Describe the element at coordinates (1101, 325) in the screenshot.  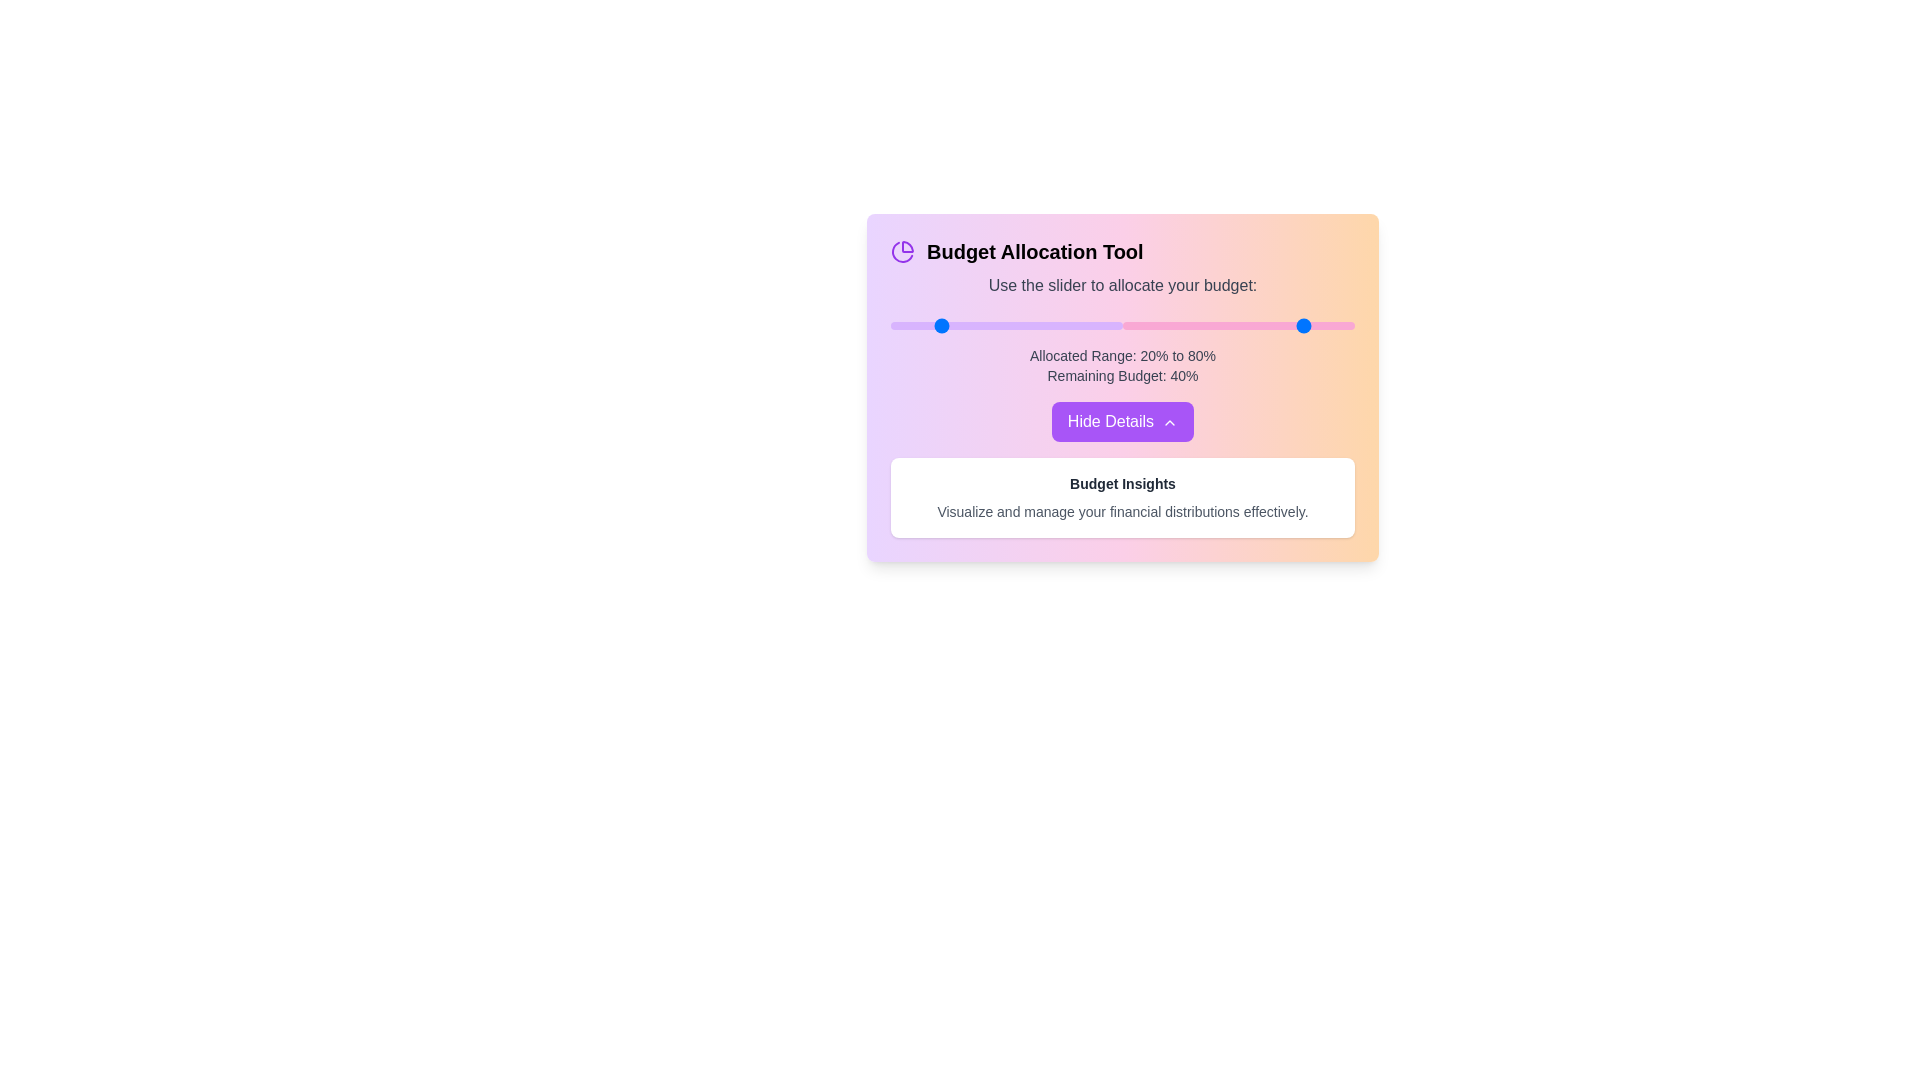
I see `the first slider to set the starting percentage to 91` at that location.